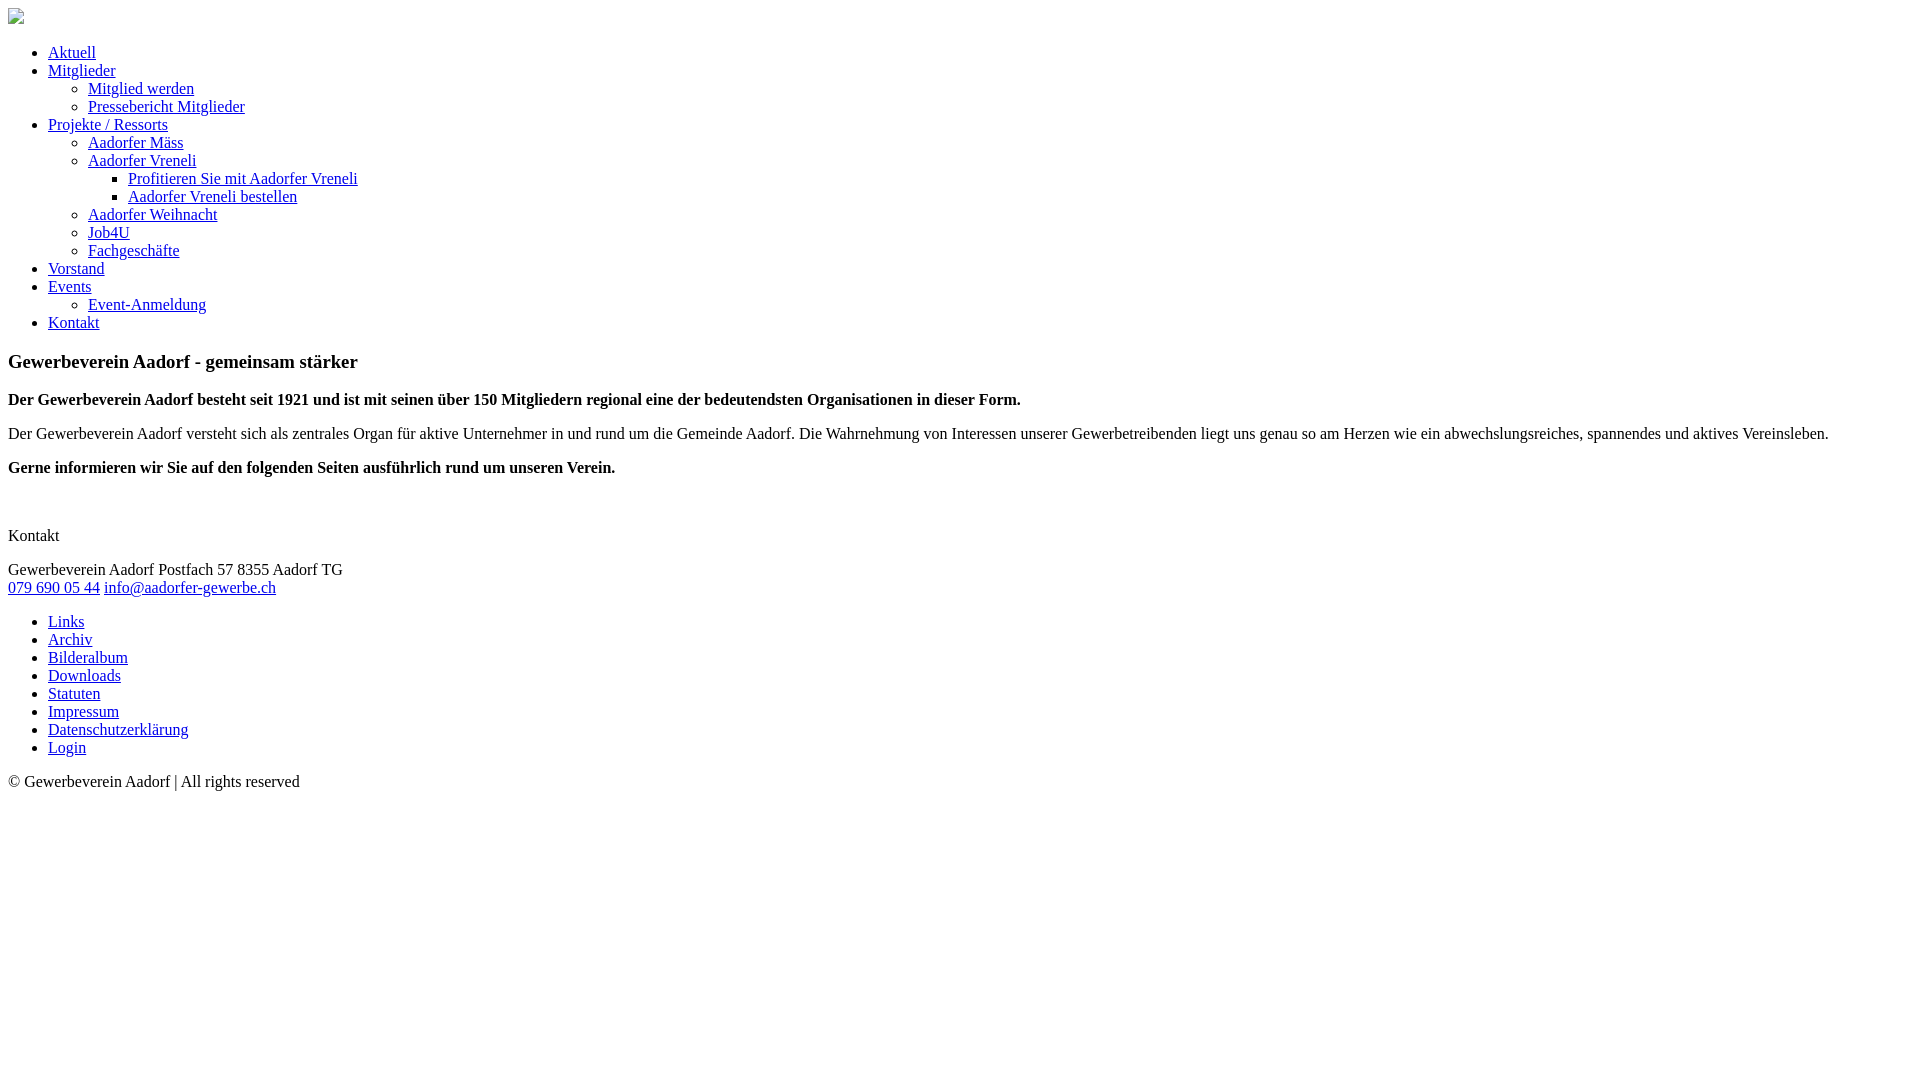  I want to click on 'Statuten', so click(73, 692).